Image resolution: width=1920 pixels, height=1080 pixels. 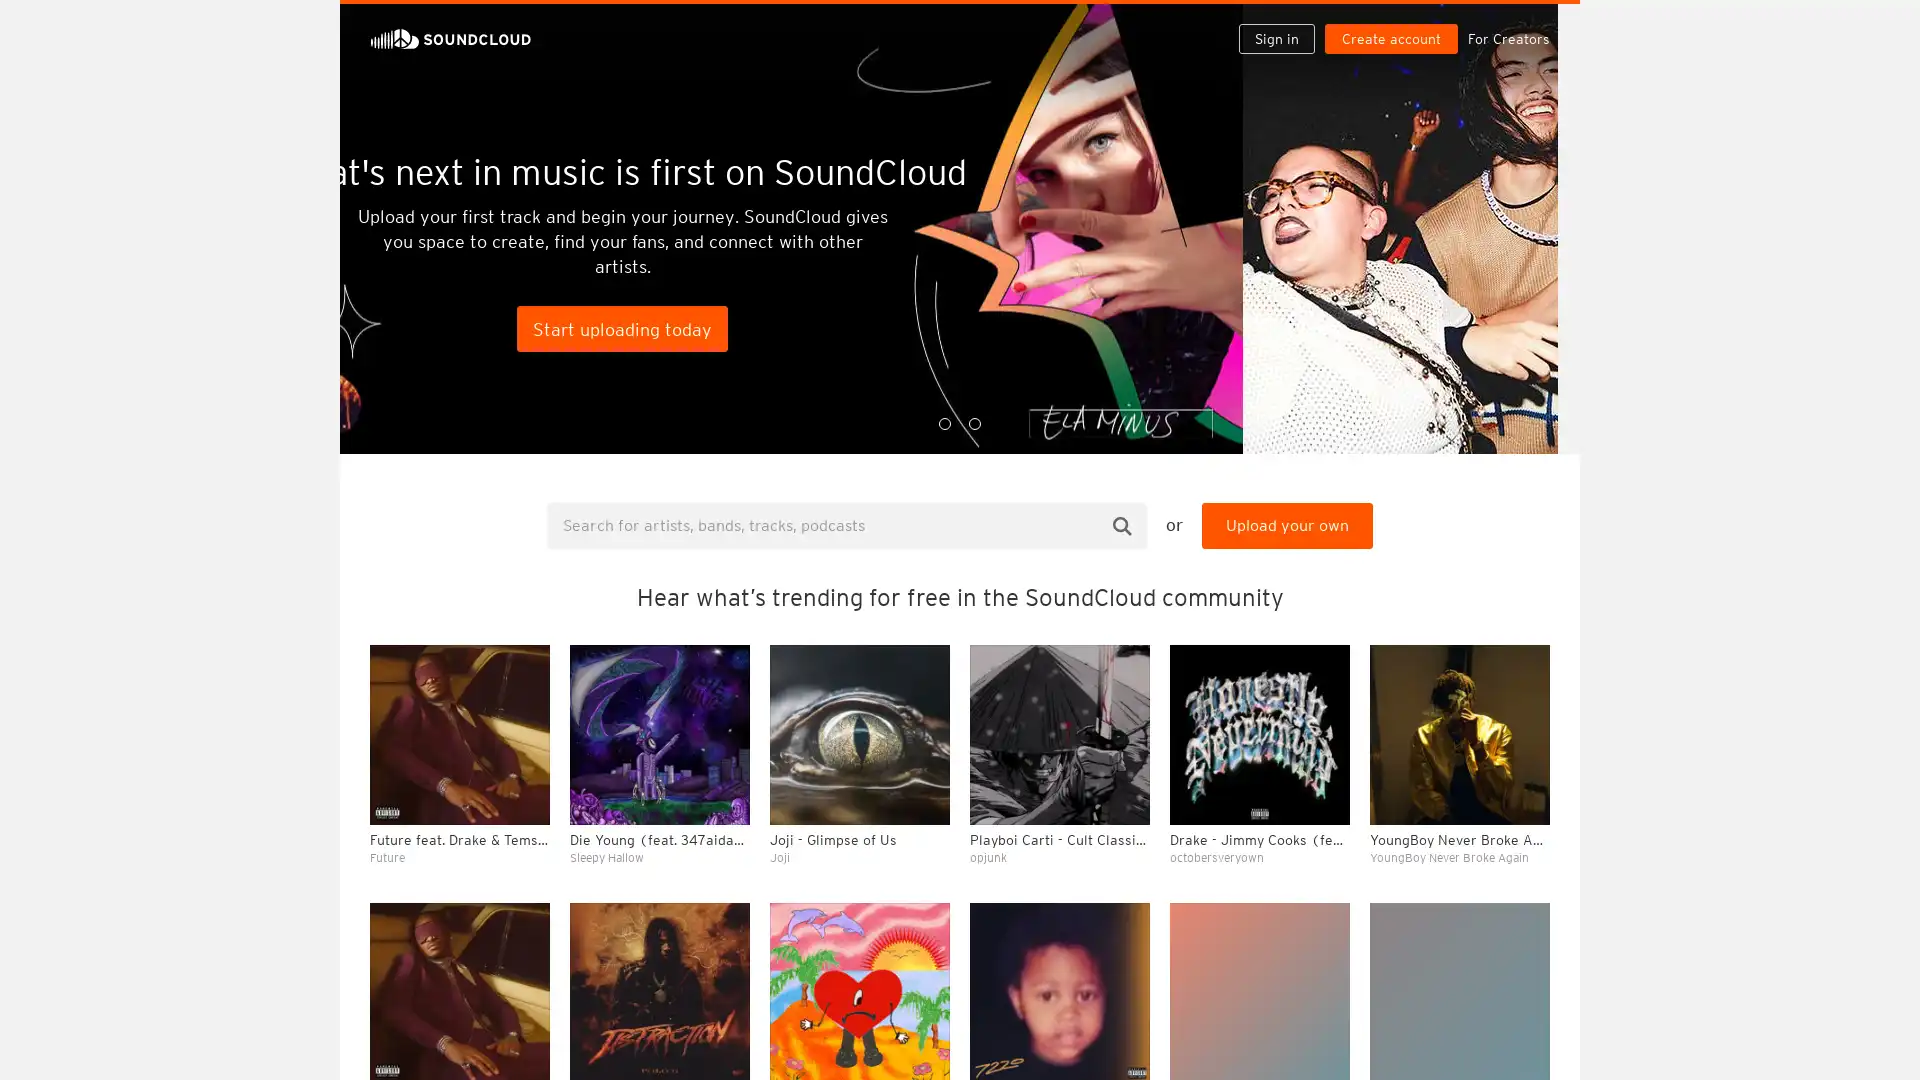 I want to click on Clear, so click(x=1482, y=546).